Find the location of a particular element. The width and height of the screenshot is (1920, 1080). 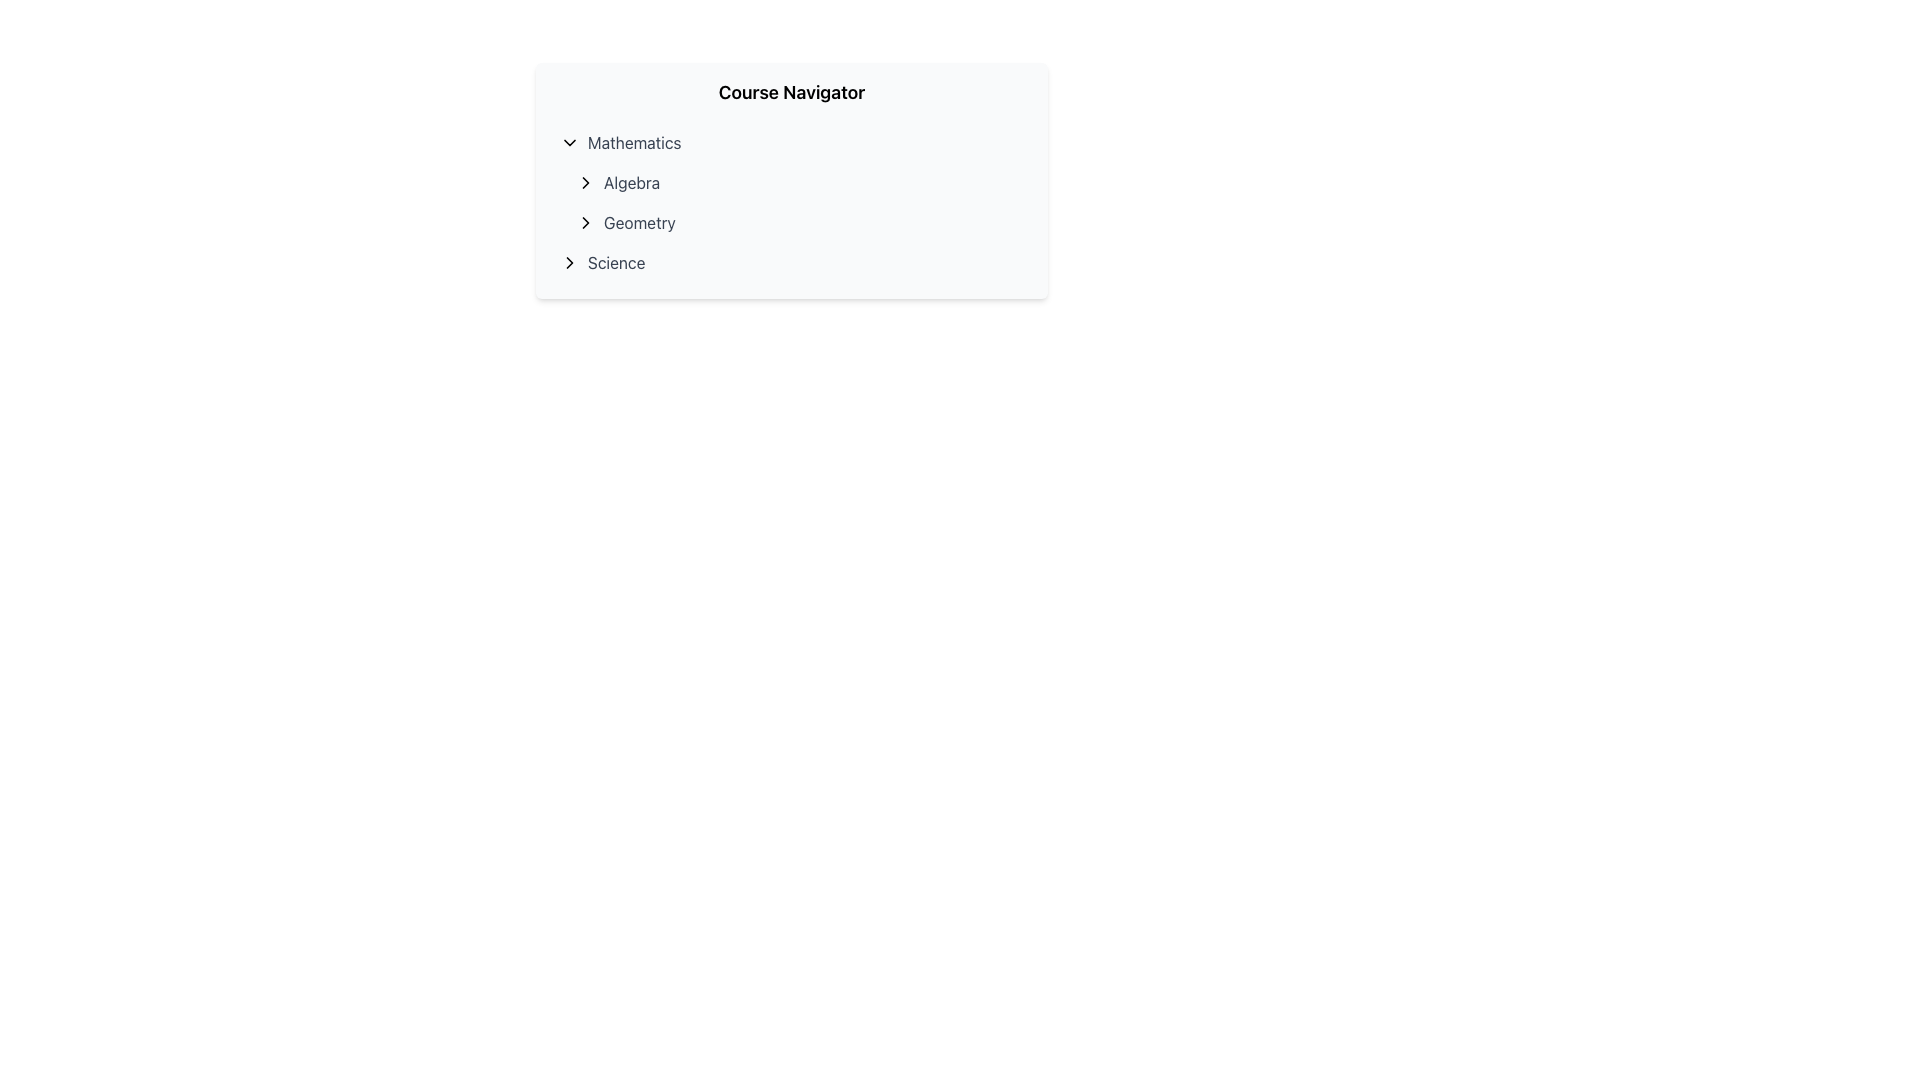

the downward-pointing chevron icon located to the left of the 'Mathematics' text is located at coordinates (569, 141).